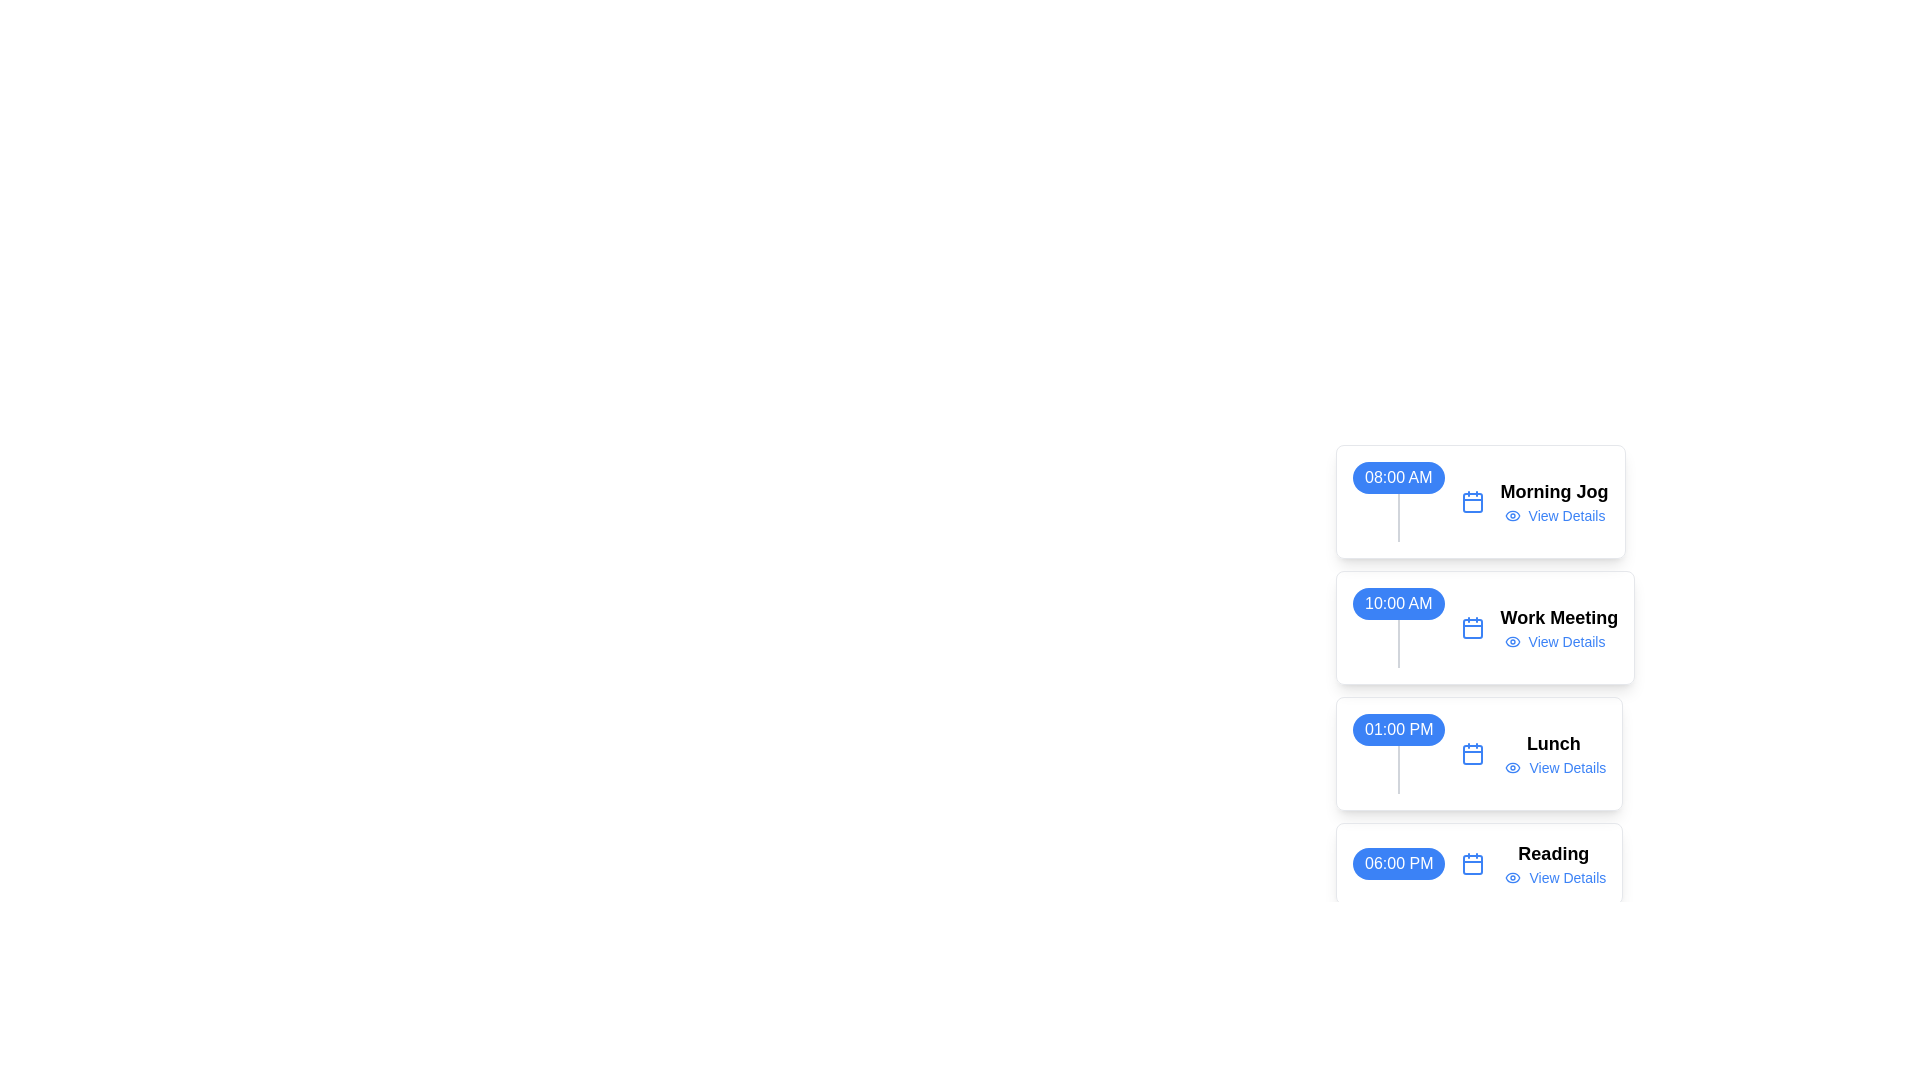 This screenshot has width=1920, height=1080. Describe the element at coordinates (1397, 627) in the screenshot. I see `the time slot label positioned between '08:00 AM' and '01:00 PM'` at that location.